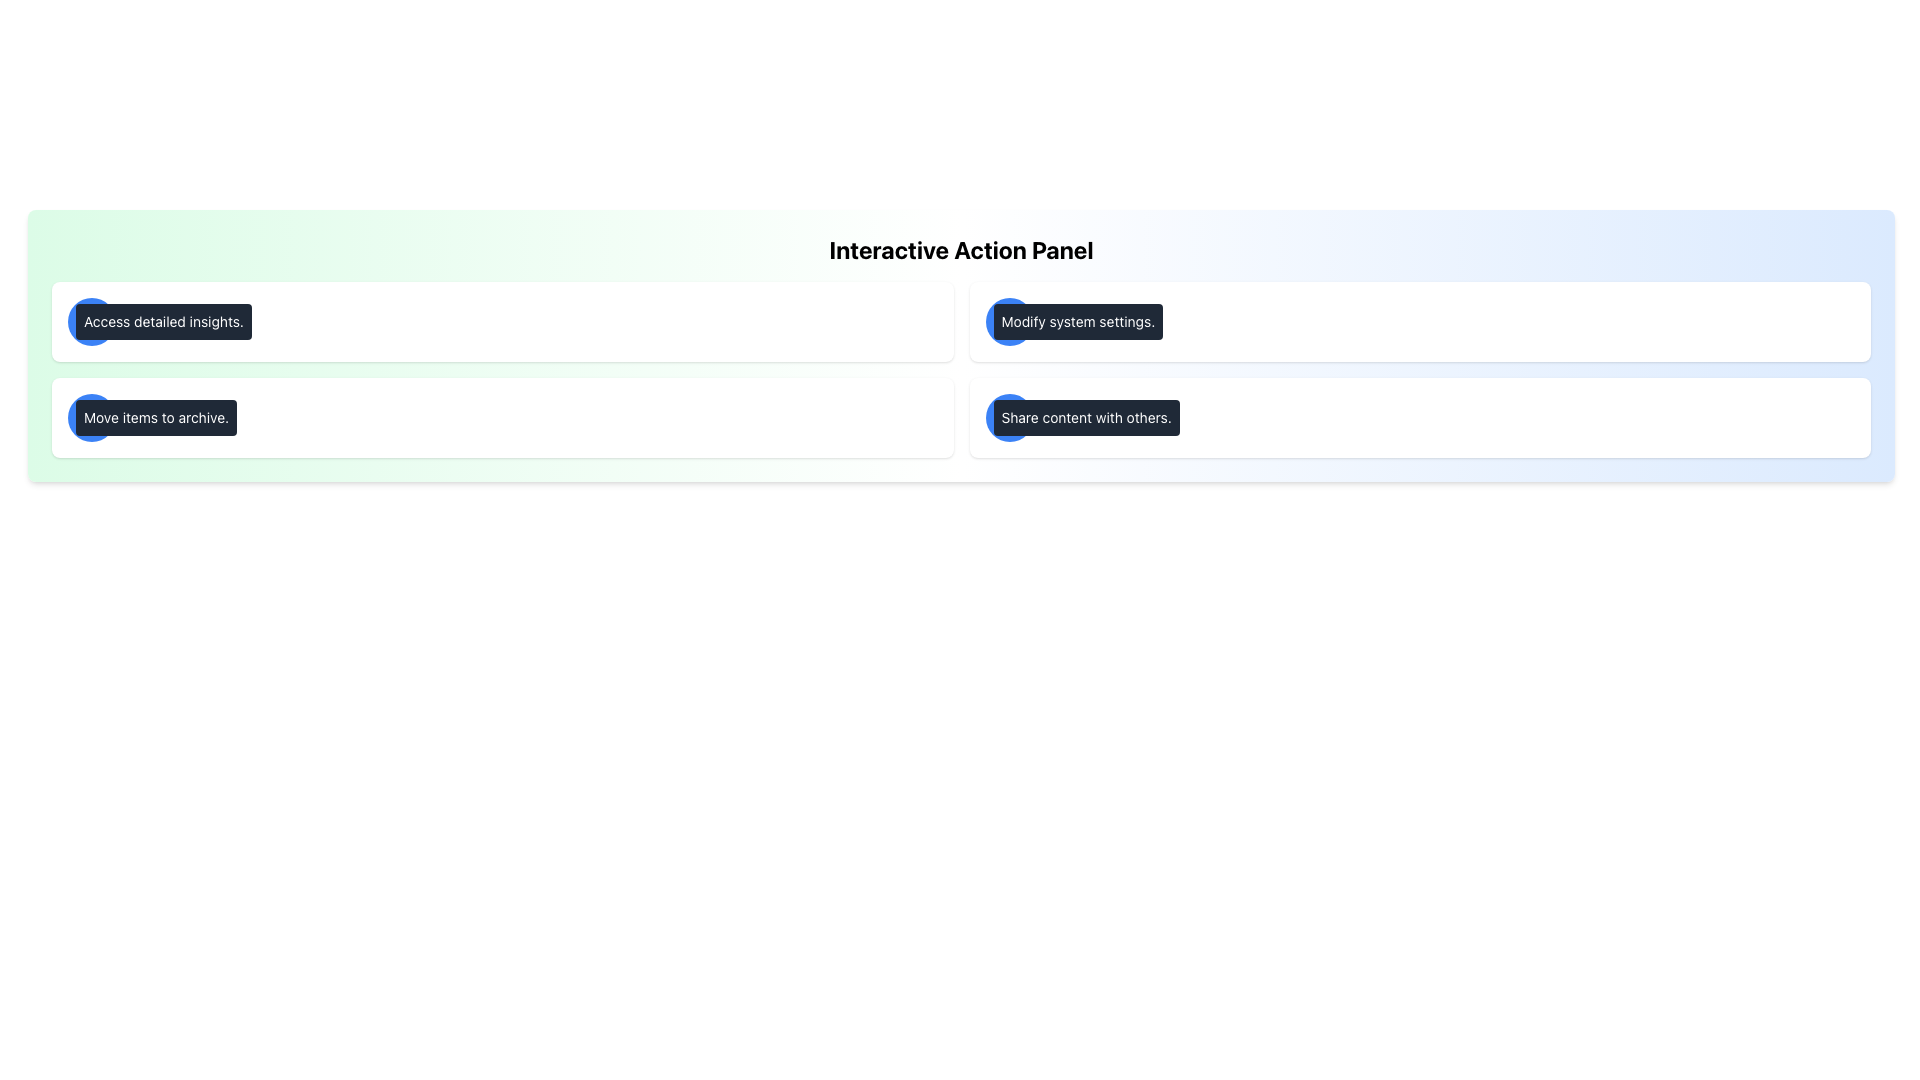 The width and height of the screenshot is (1920, 1080). Describe the element at coordinates (1009, 320) in the screenshot. I see `the circular blue button containing a gear icon, located in the second row of the interactive panel next to the 'Modify system settings.' text` at that location.